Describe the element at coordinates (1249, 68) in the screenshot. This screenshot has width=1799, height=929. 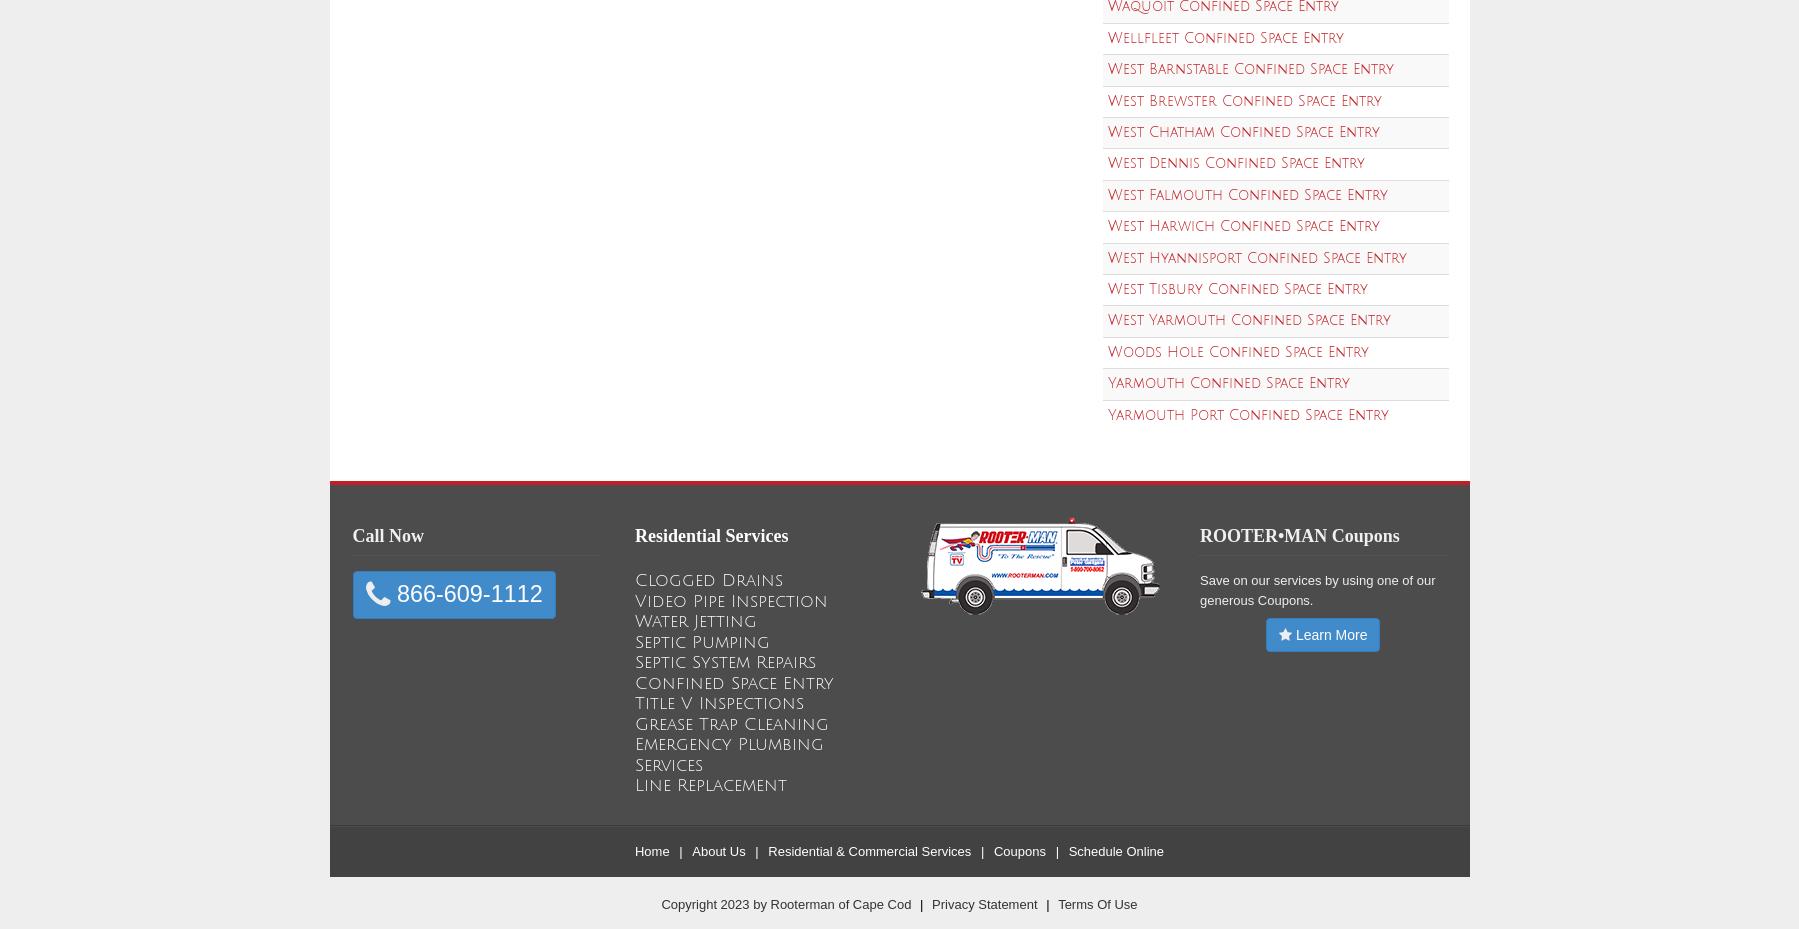
I see `'West Barnstable Confined Space Entry'` at that location.